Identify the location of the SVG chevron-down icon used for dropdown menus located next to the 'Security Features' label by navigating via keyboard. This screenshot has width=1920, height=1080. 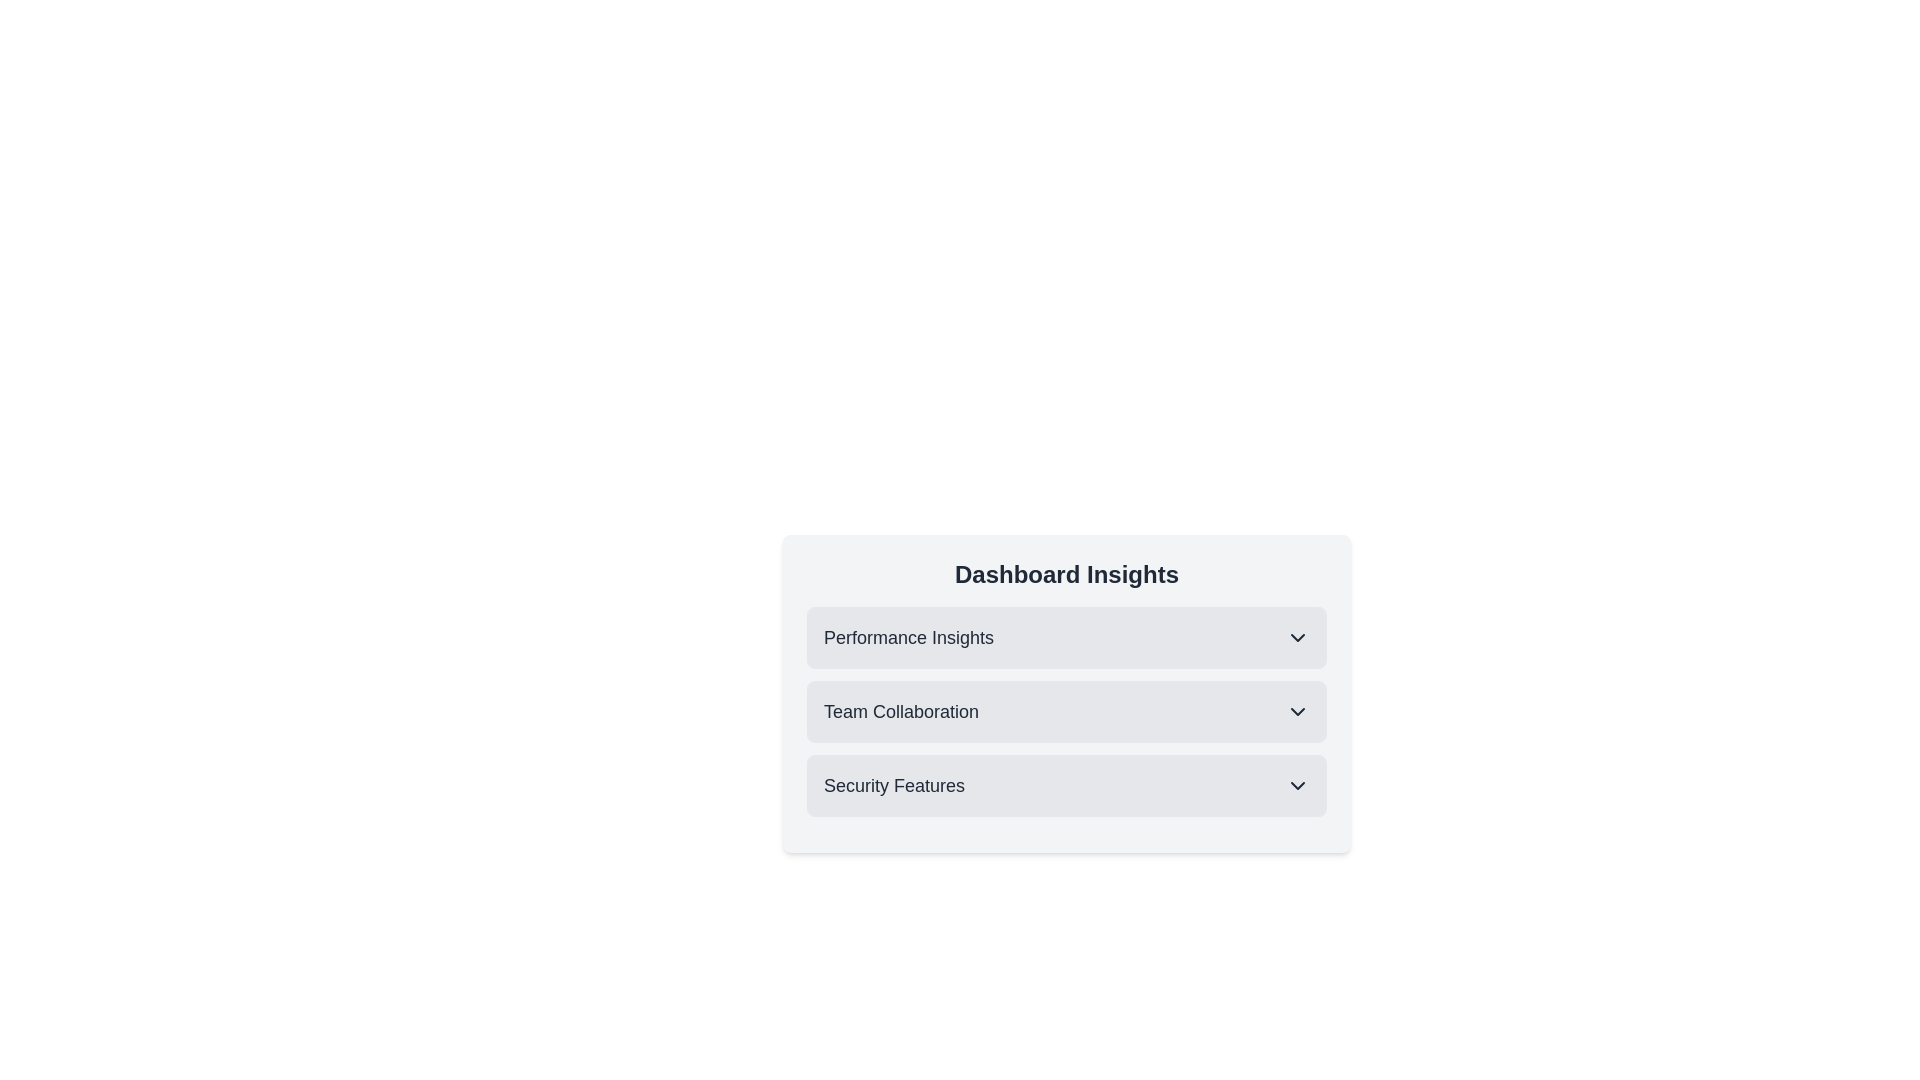
(1297, 785).